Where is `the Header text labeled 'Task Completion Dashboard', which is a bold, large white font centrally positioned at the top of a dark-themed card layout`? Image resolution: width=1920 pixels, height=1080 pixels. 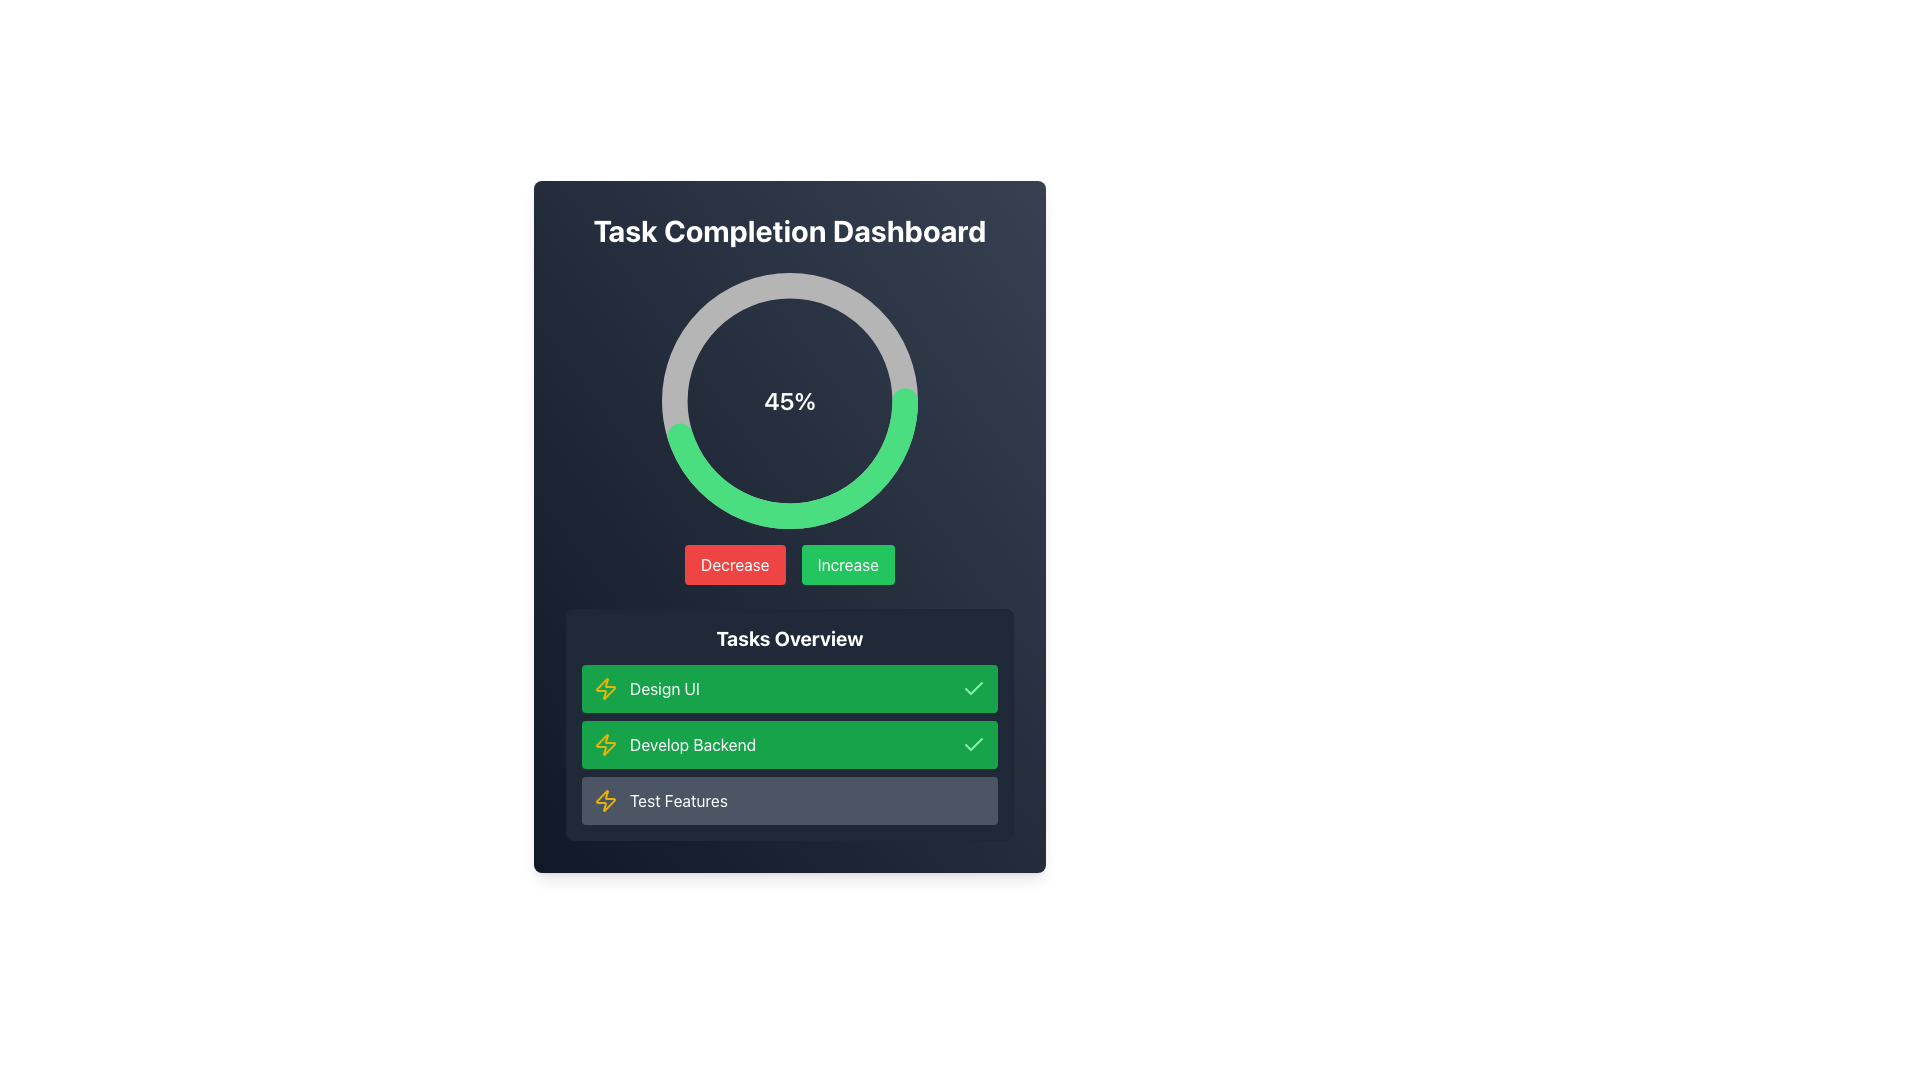
the Header text labeled 'Task Completion Dashboard', which is a bold, large white font centrally positioned at the top of a dark-themed card layout is located at coordinates (789, 230).